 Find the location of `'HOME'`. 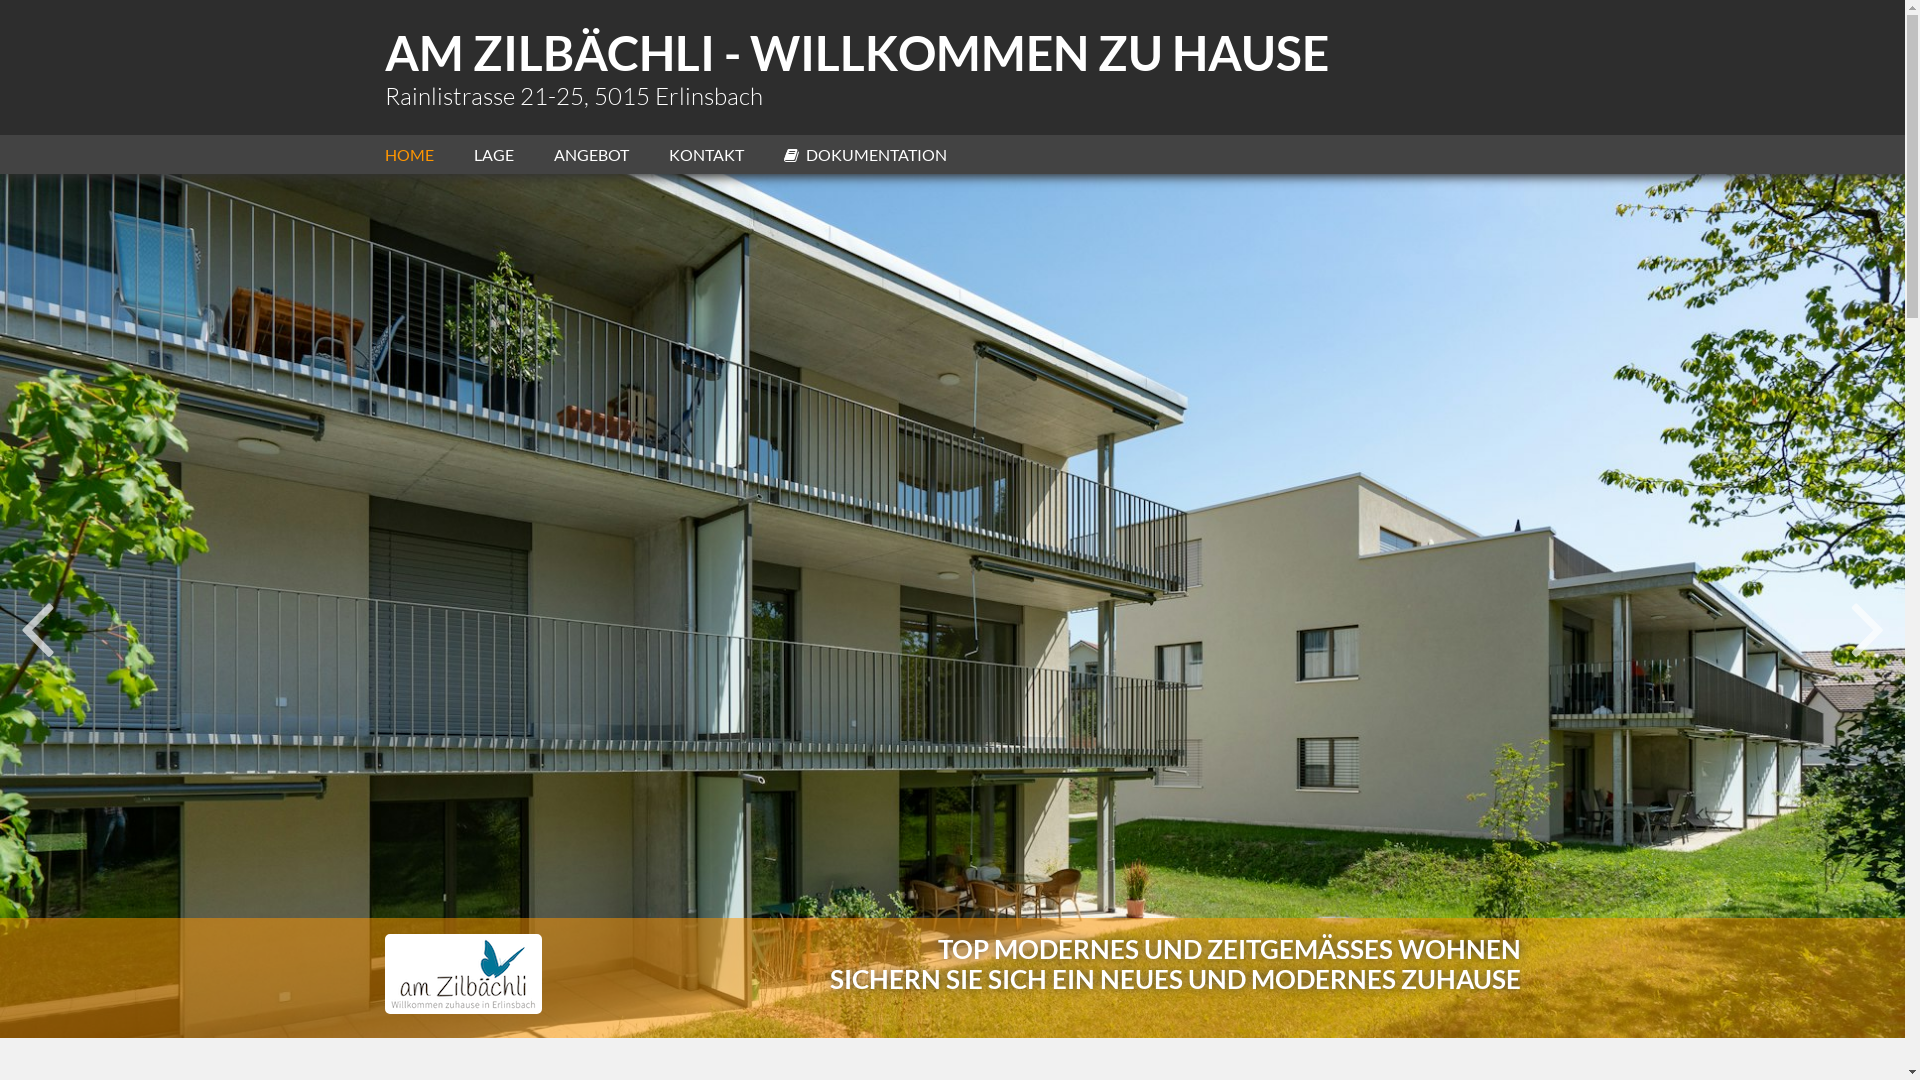

'HOME' is located at coordinates (427, 153).